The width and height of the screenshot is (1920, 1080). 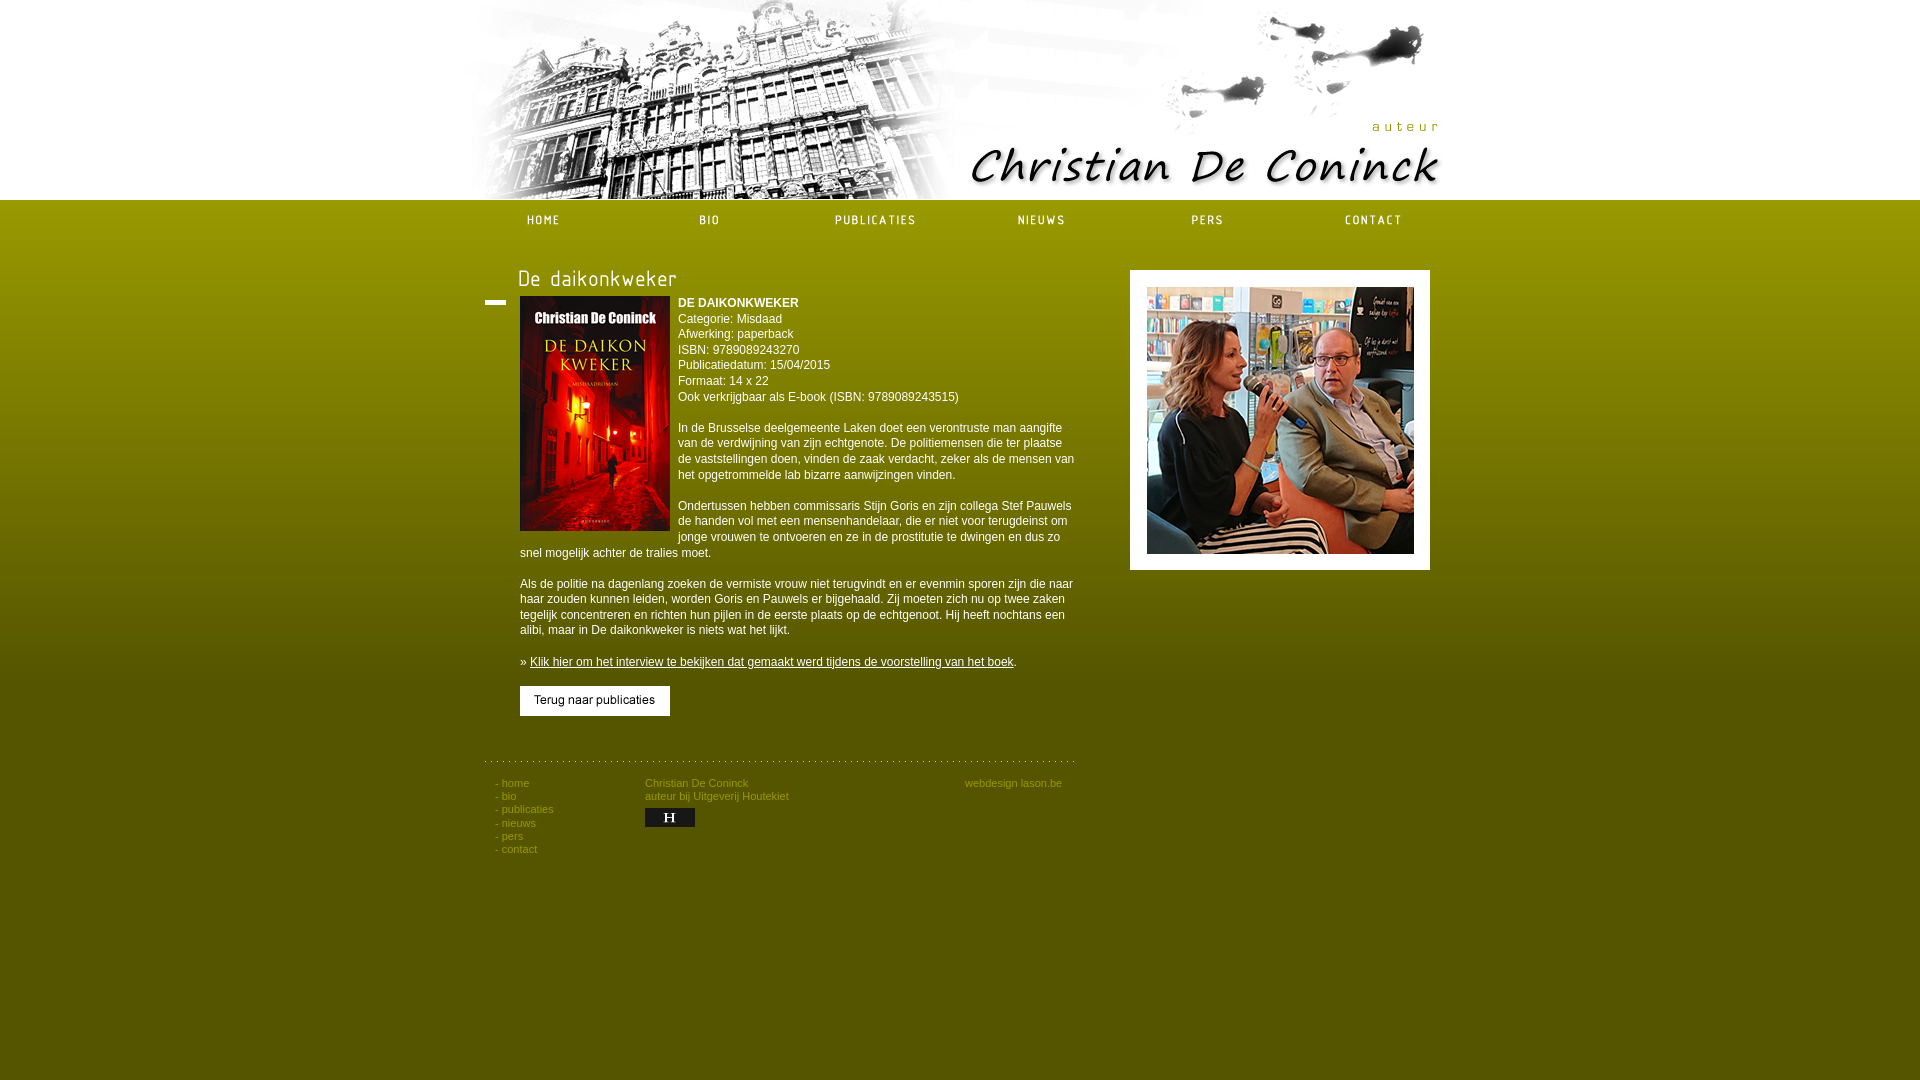 I want to click on 'publicaties', so click(x=528, y=808).